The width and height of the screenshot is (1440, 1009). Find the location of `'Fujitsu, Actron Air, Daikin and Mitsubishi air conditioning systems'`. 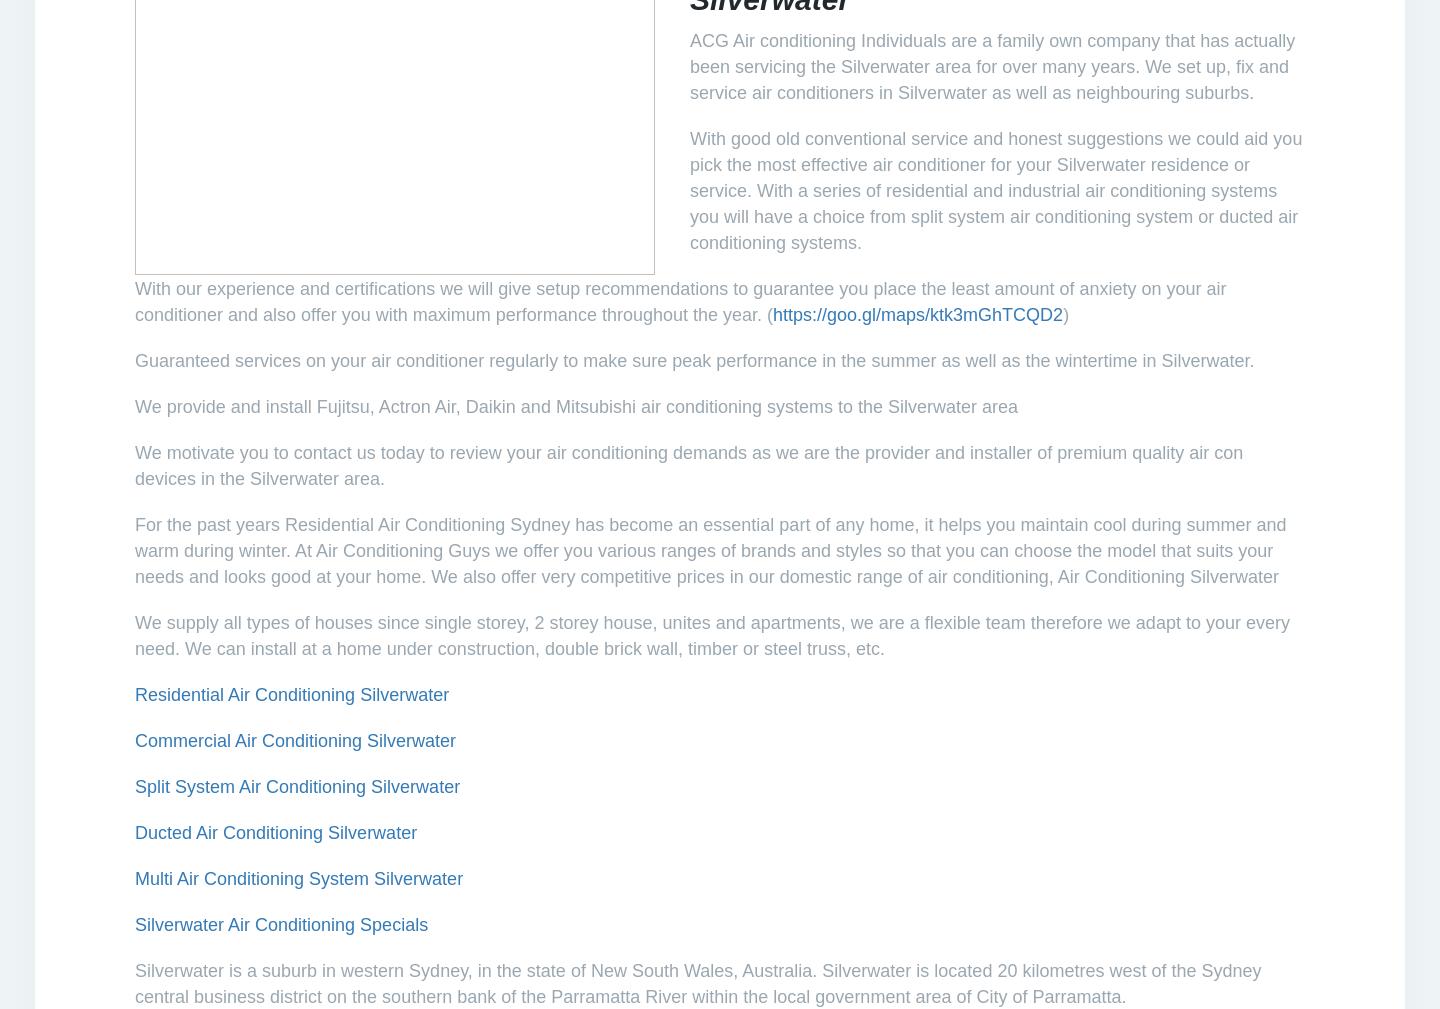

'Fujitsu, Actron Air, Daikin and Mitsubishi air conditioning systems' is located at coordinates (574, 406).